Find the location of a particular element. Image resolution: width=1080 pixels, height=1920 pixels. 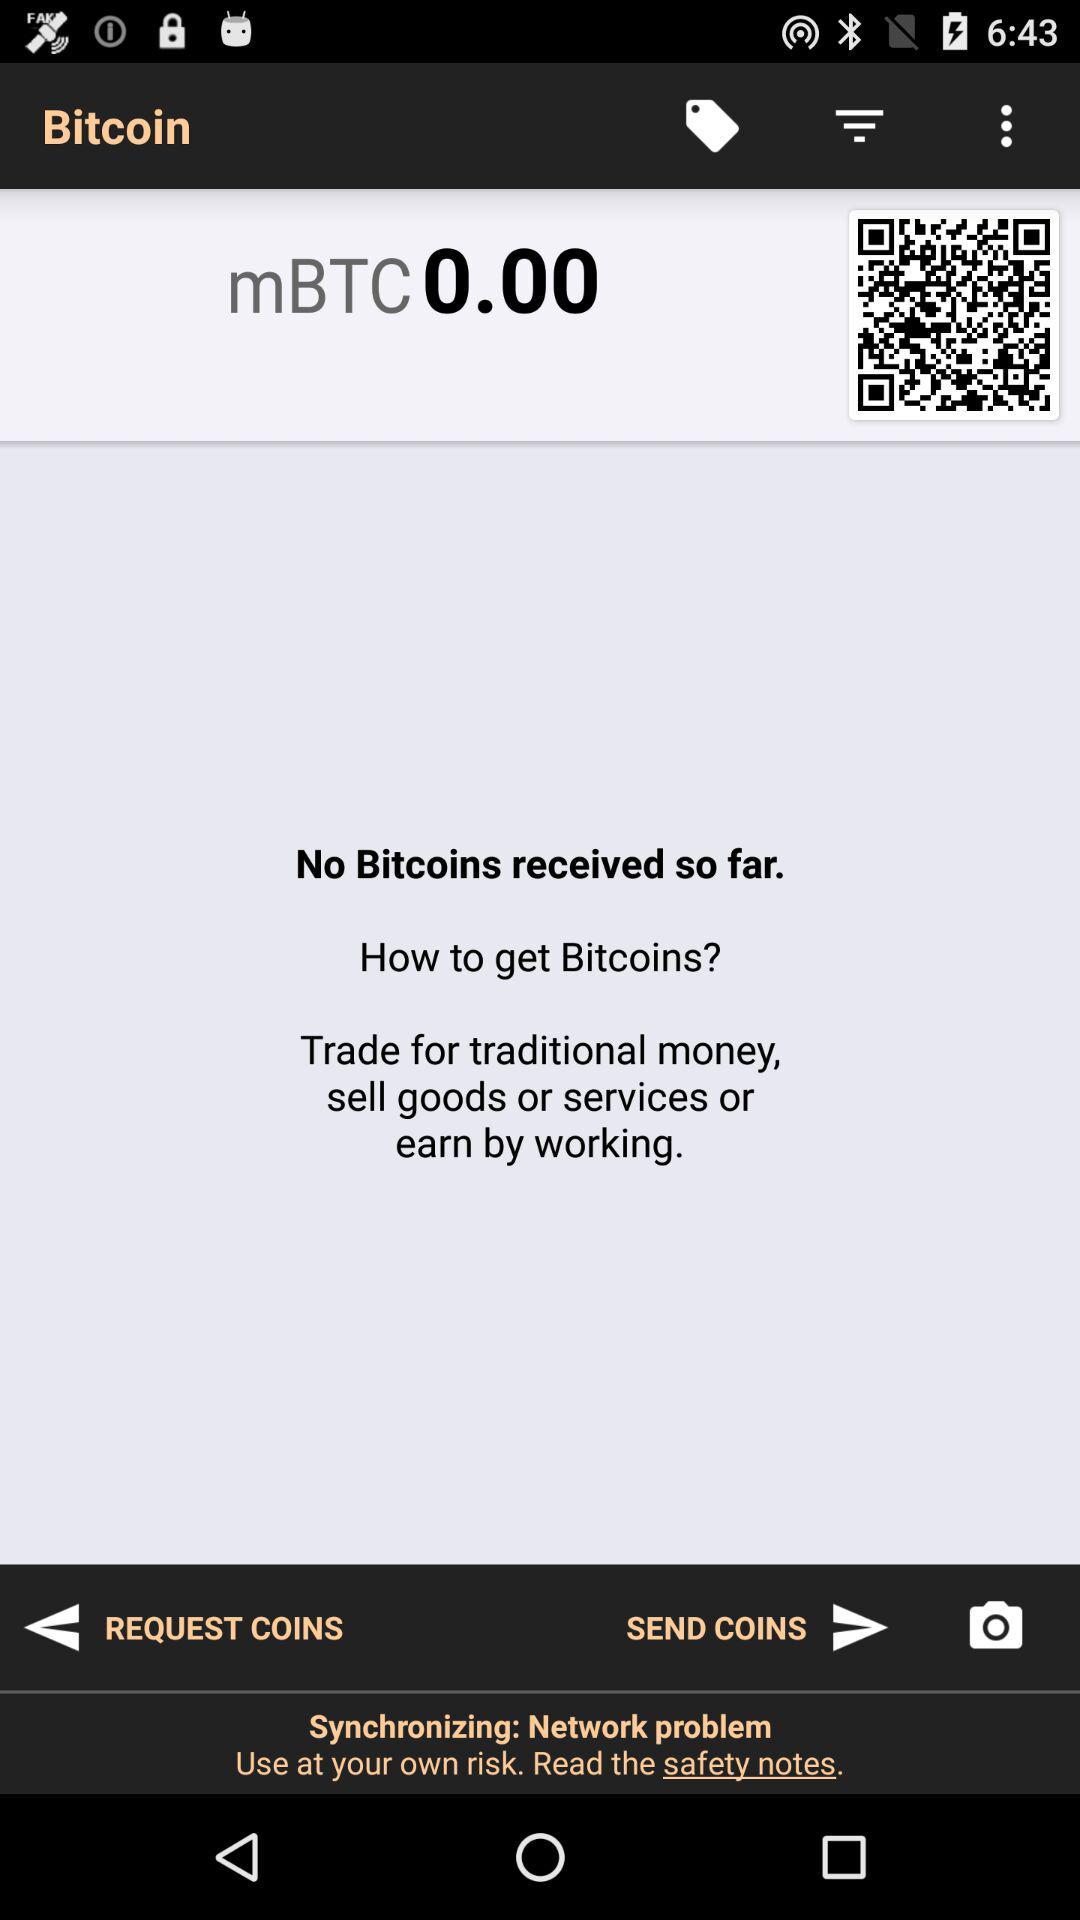

button to the right of the send coins is located at coordinates (995, 1627).